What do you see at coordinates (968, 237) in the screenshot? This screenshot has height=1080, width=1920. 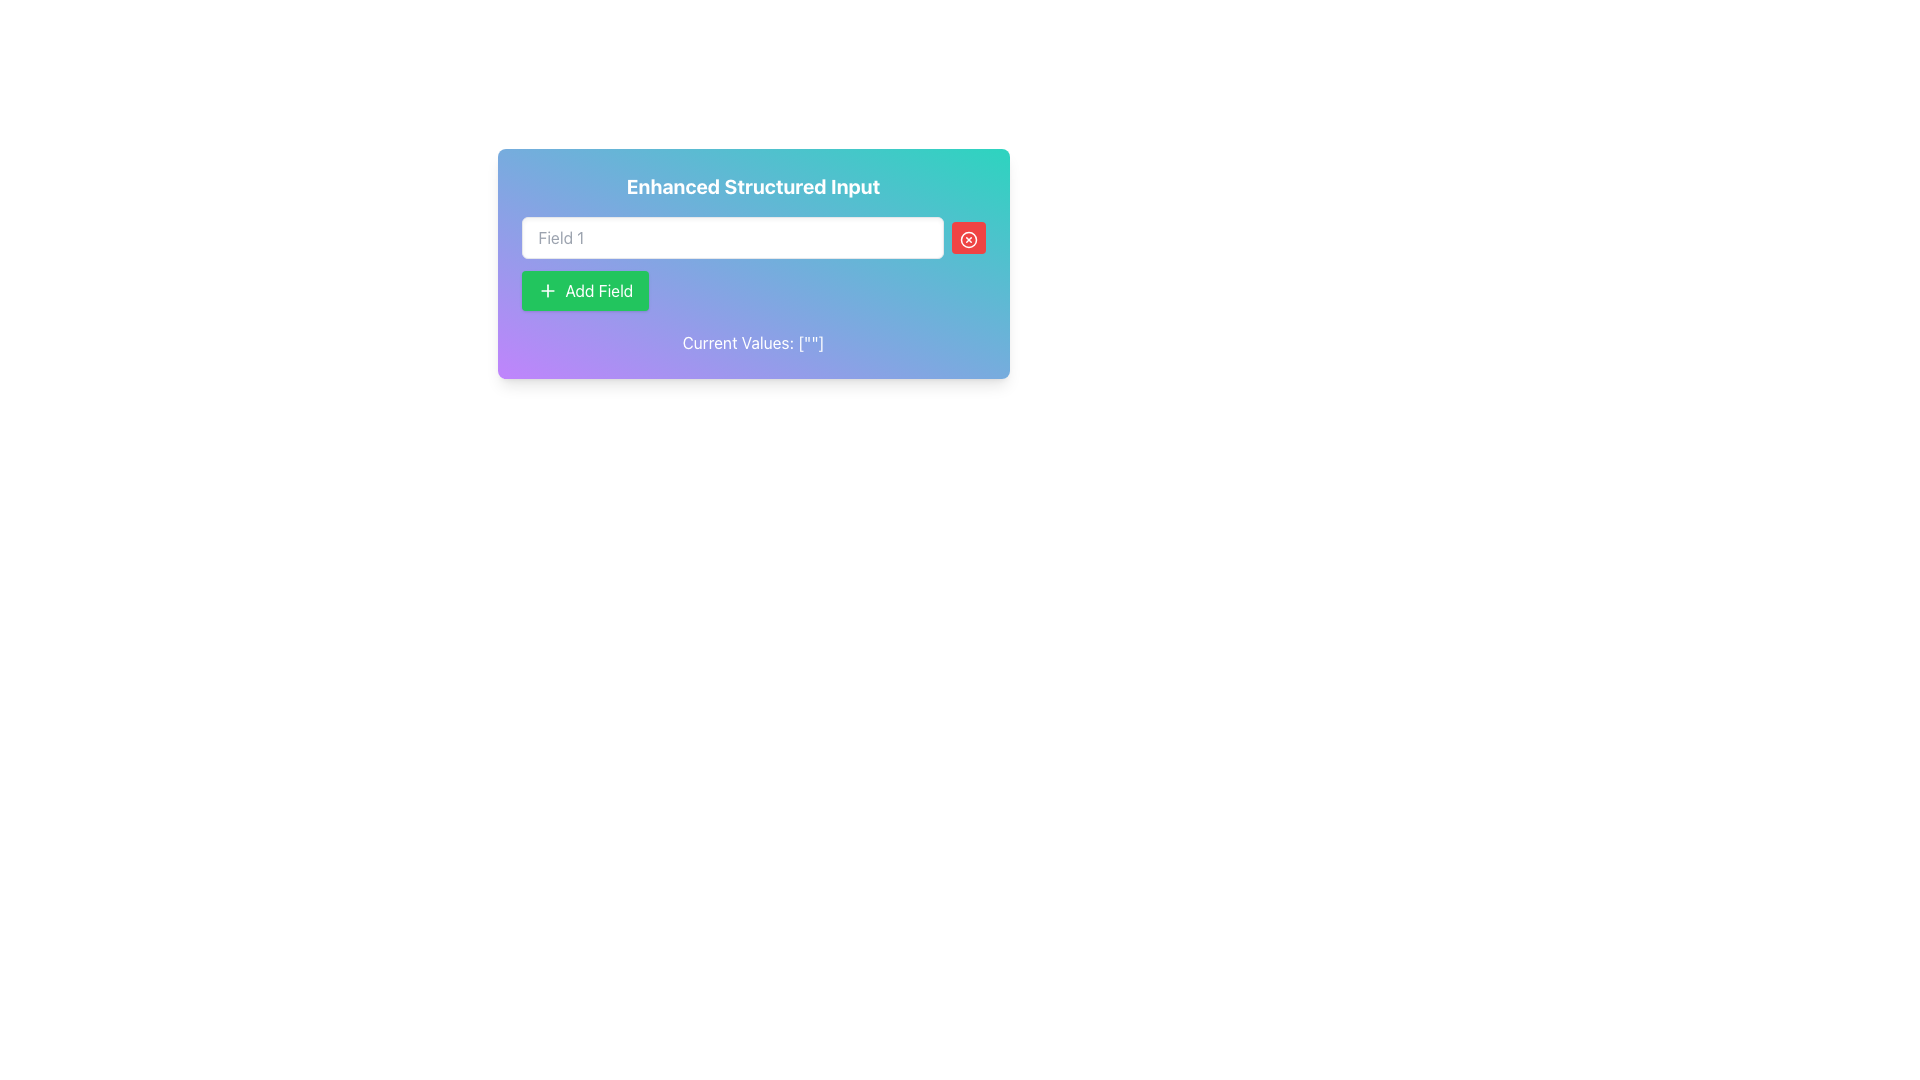 I see `the red button with a circular 'X' icon located to the immediate right of the input field labeled 'Field 1'` at bounding box center [968, 237].